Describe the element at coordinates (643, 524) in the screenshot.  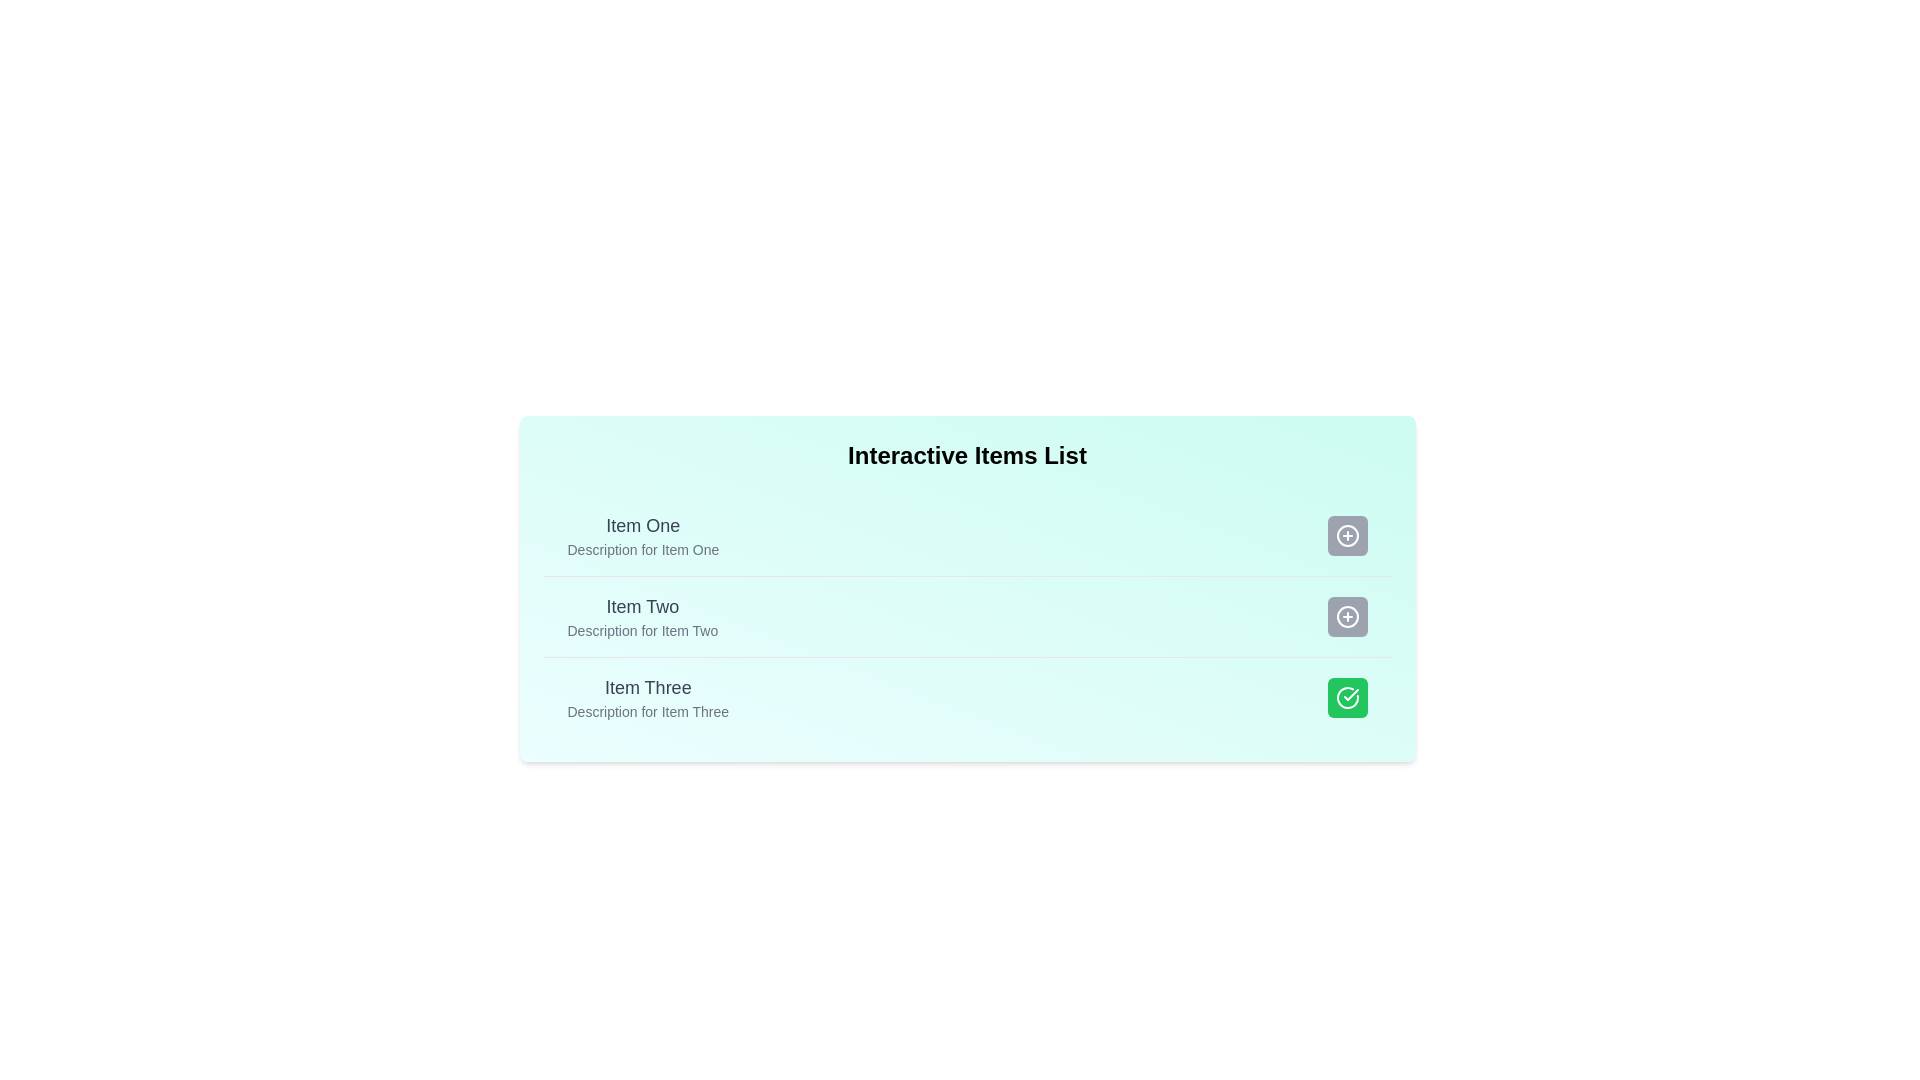
I see `the title or description of Item One to observe the tooltip or effect` at that location.